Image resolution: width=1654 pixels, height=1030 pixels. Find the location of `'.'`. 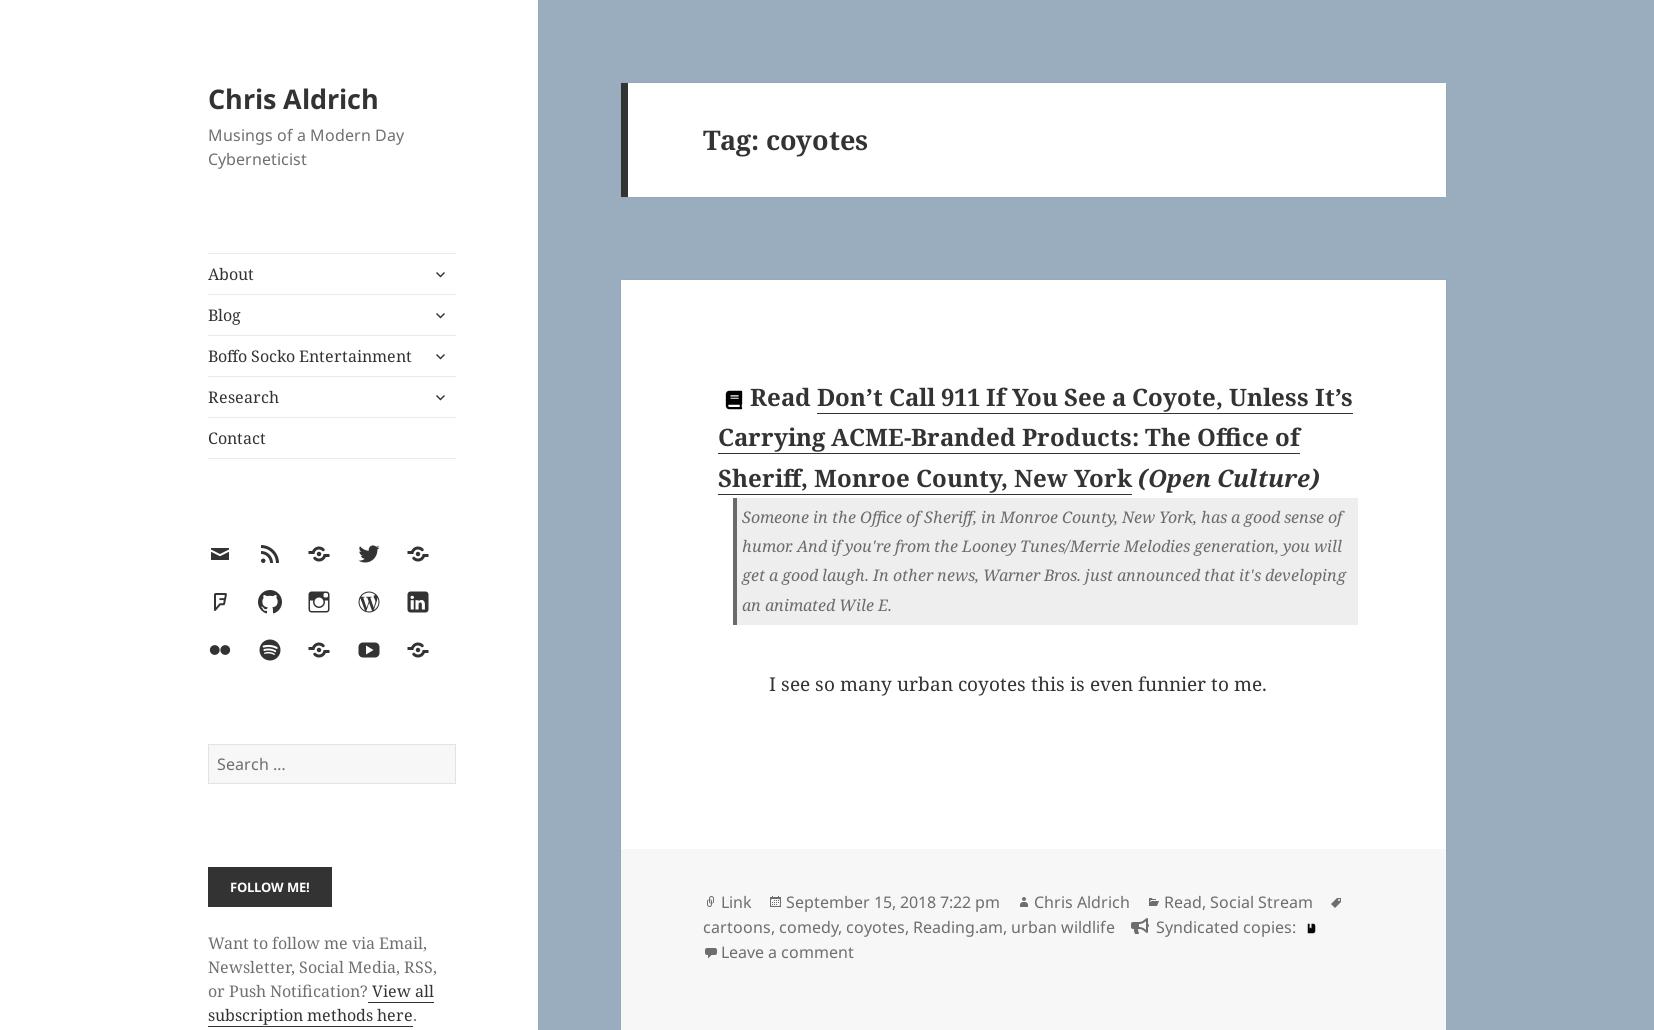

'.' is located at coordinates (413, 1013).